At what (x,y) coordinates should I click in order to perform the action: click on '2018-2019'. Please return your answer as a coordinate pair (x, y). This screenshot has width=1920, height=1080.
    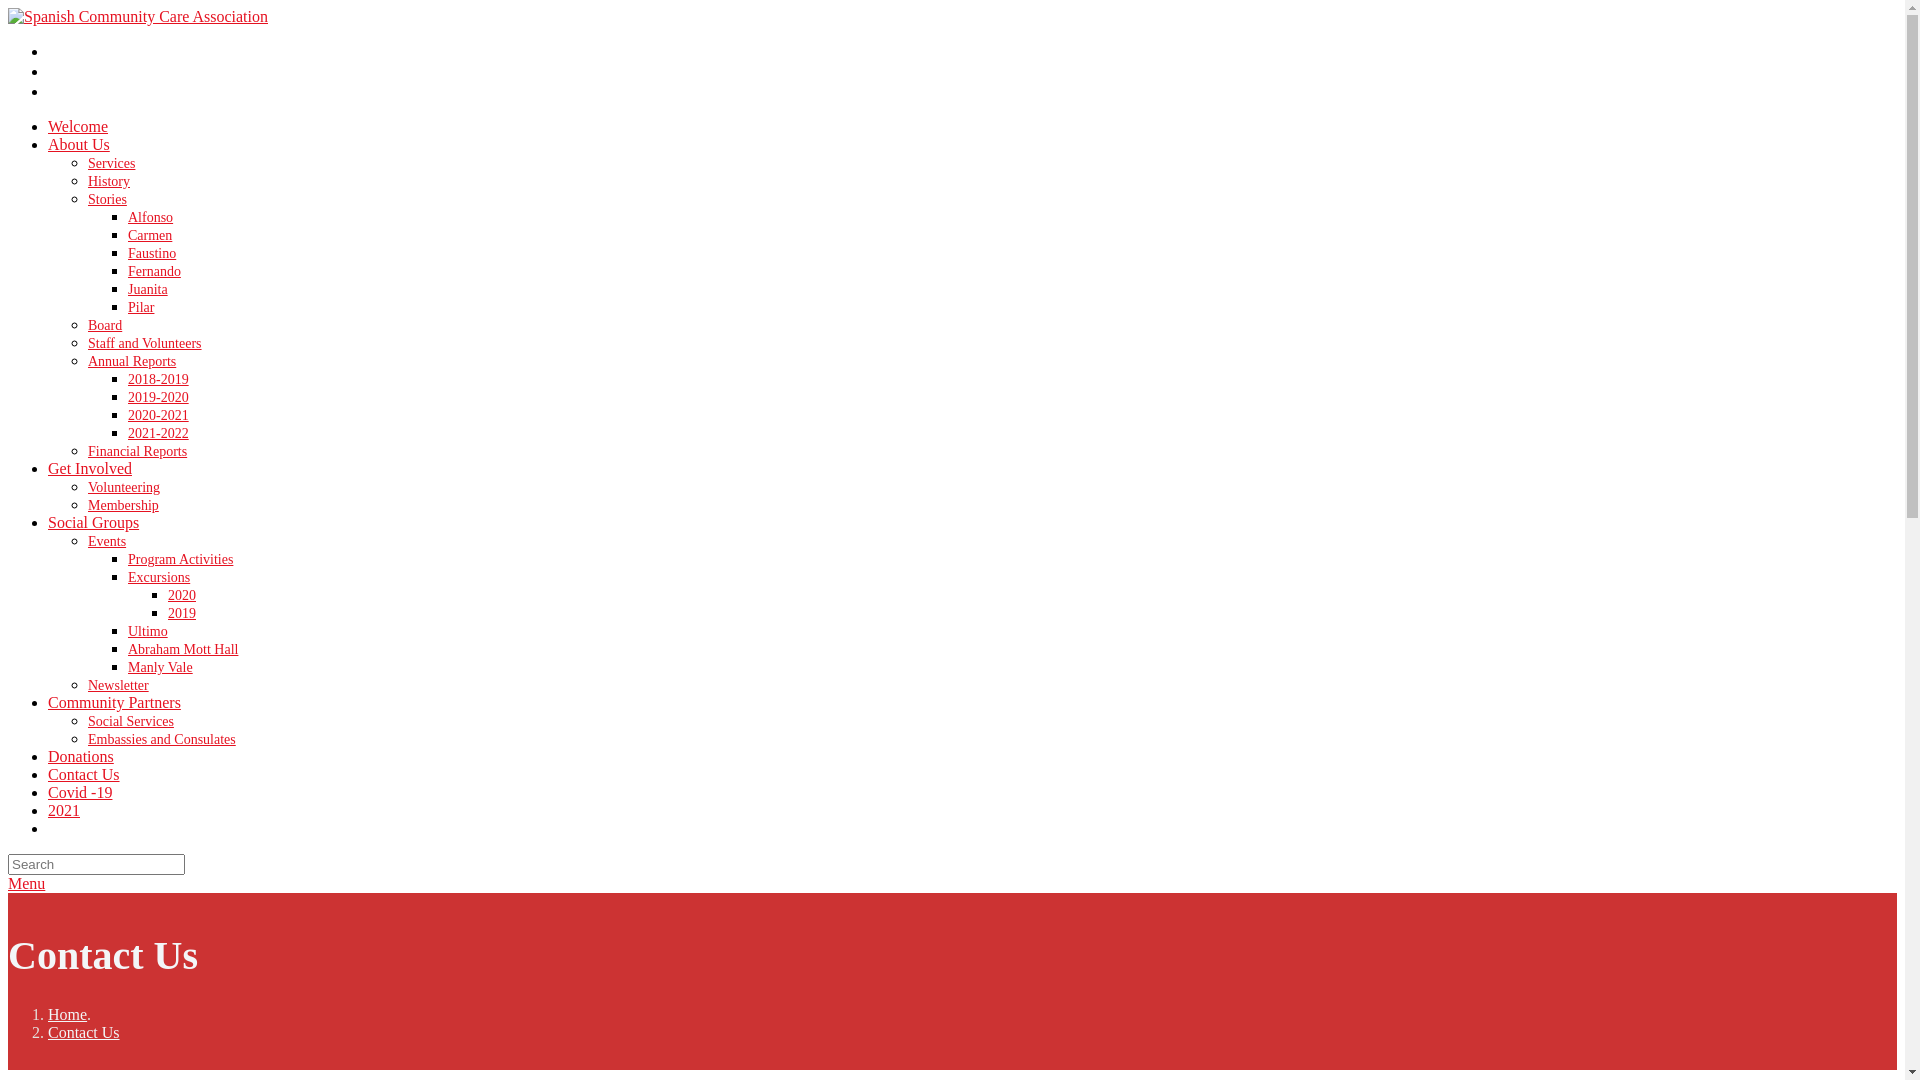
    Looking at the image, I should click on (157, 379).